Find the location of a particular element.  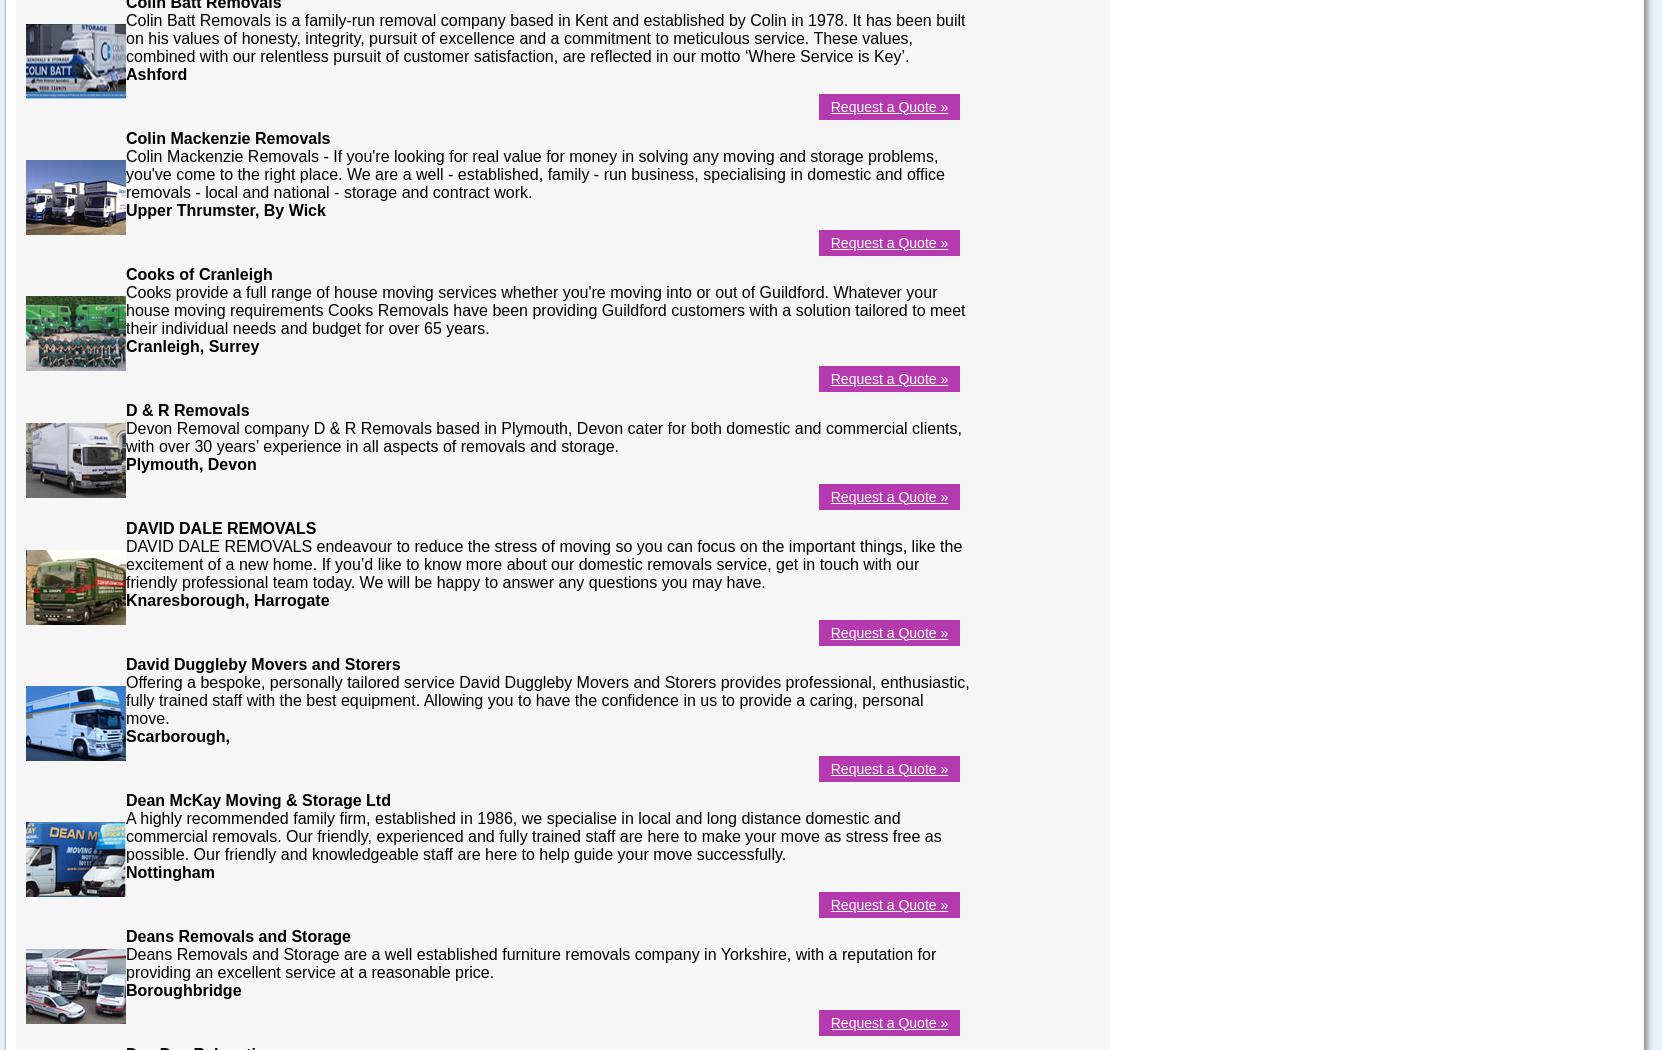

'Cranleigh, Surrey' is located at coordinates (125, 344).